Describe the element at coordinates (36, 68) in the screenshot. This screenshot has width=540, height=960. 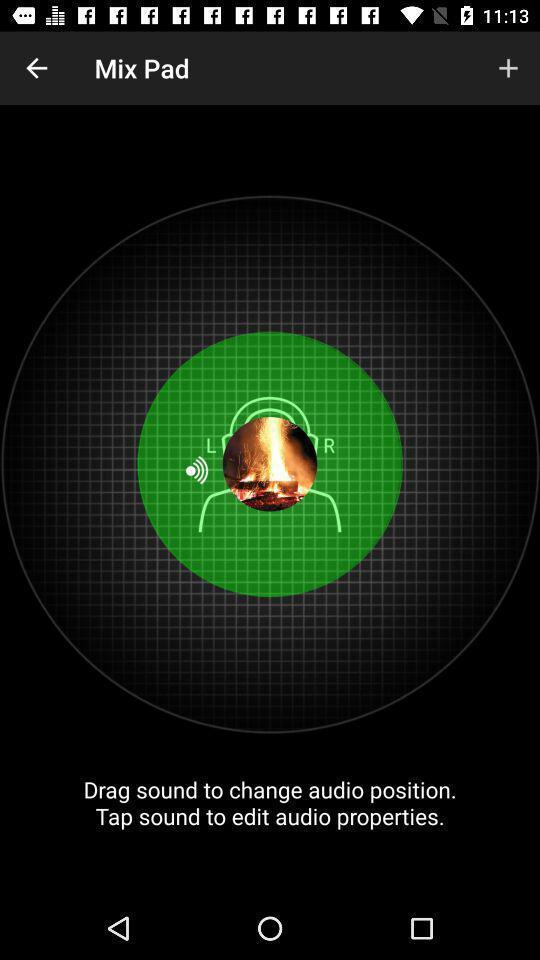
I see `item above the drag sound to item` at that location.